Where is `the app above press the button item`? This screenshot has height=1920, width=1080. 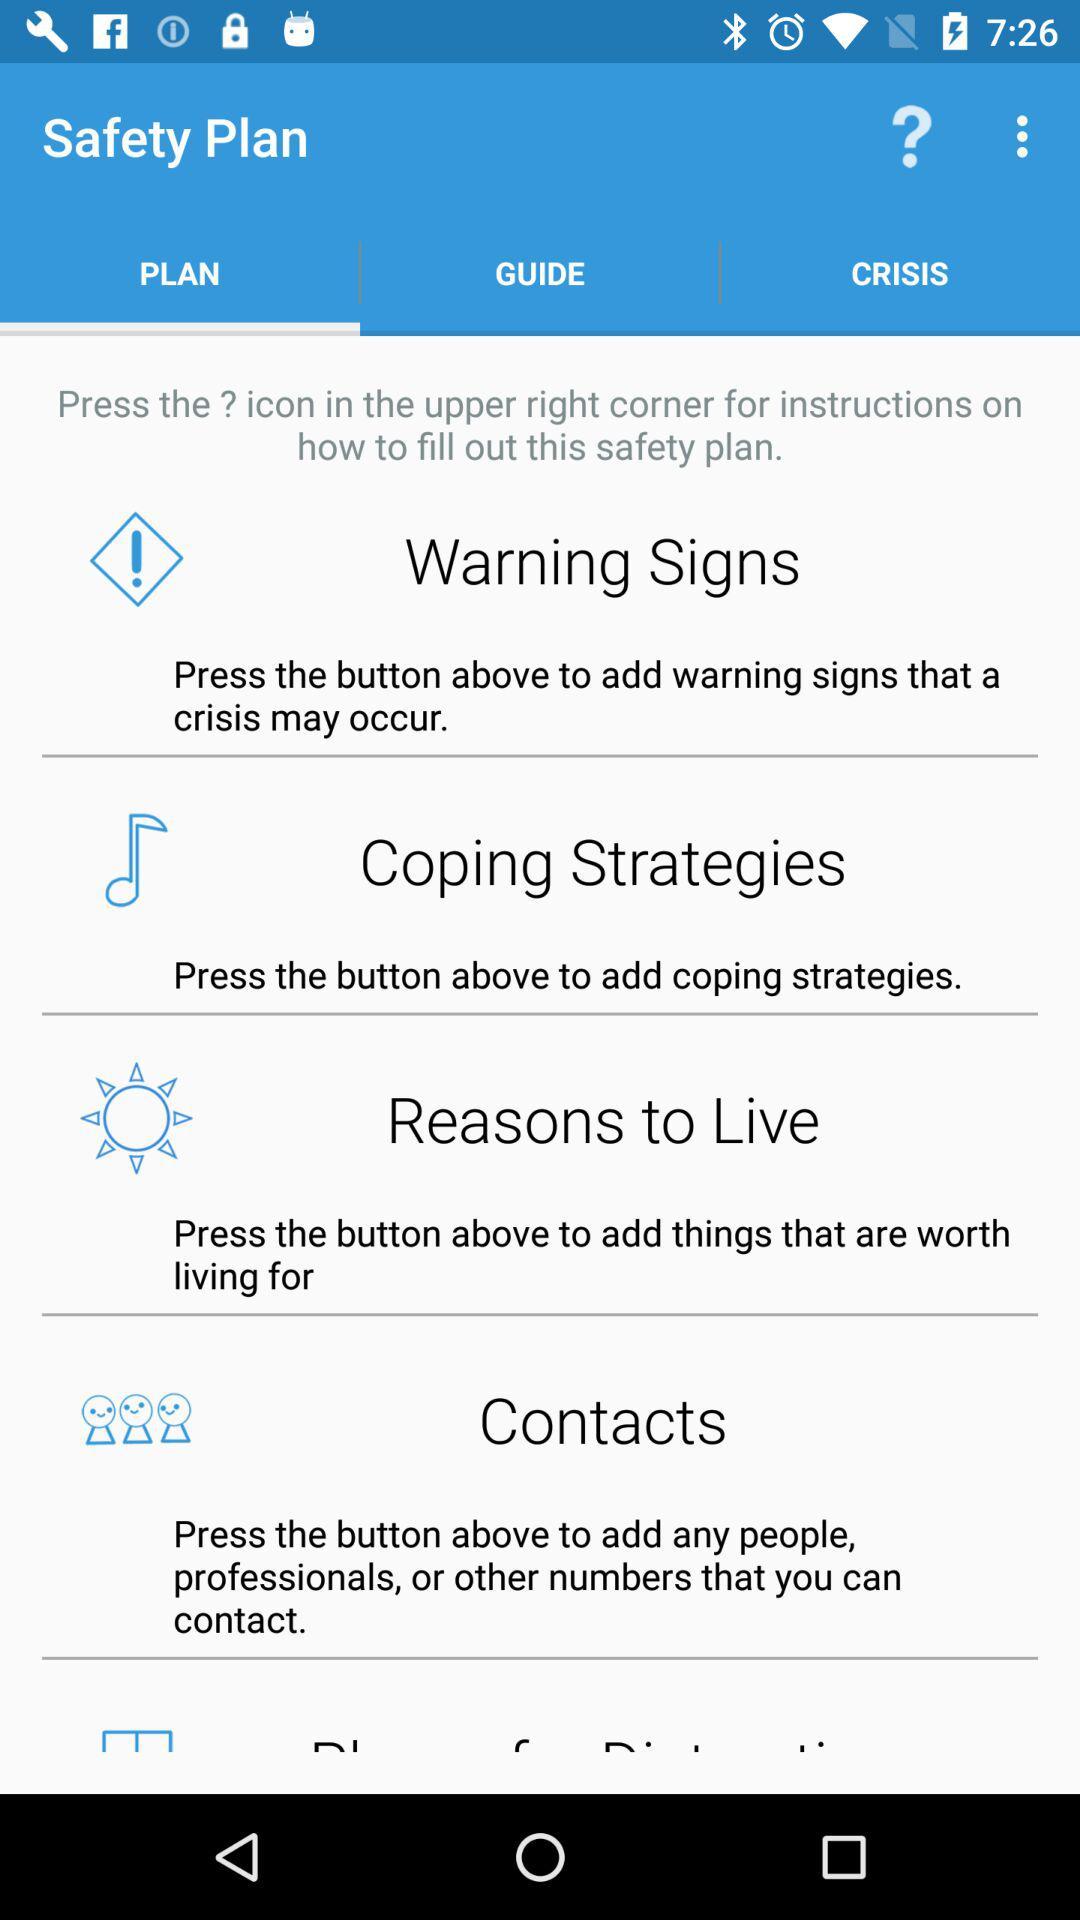 the app above press the button item is located at coordinates (540, 1117).